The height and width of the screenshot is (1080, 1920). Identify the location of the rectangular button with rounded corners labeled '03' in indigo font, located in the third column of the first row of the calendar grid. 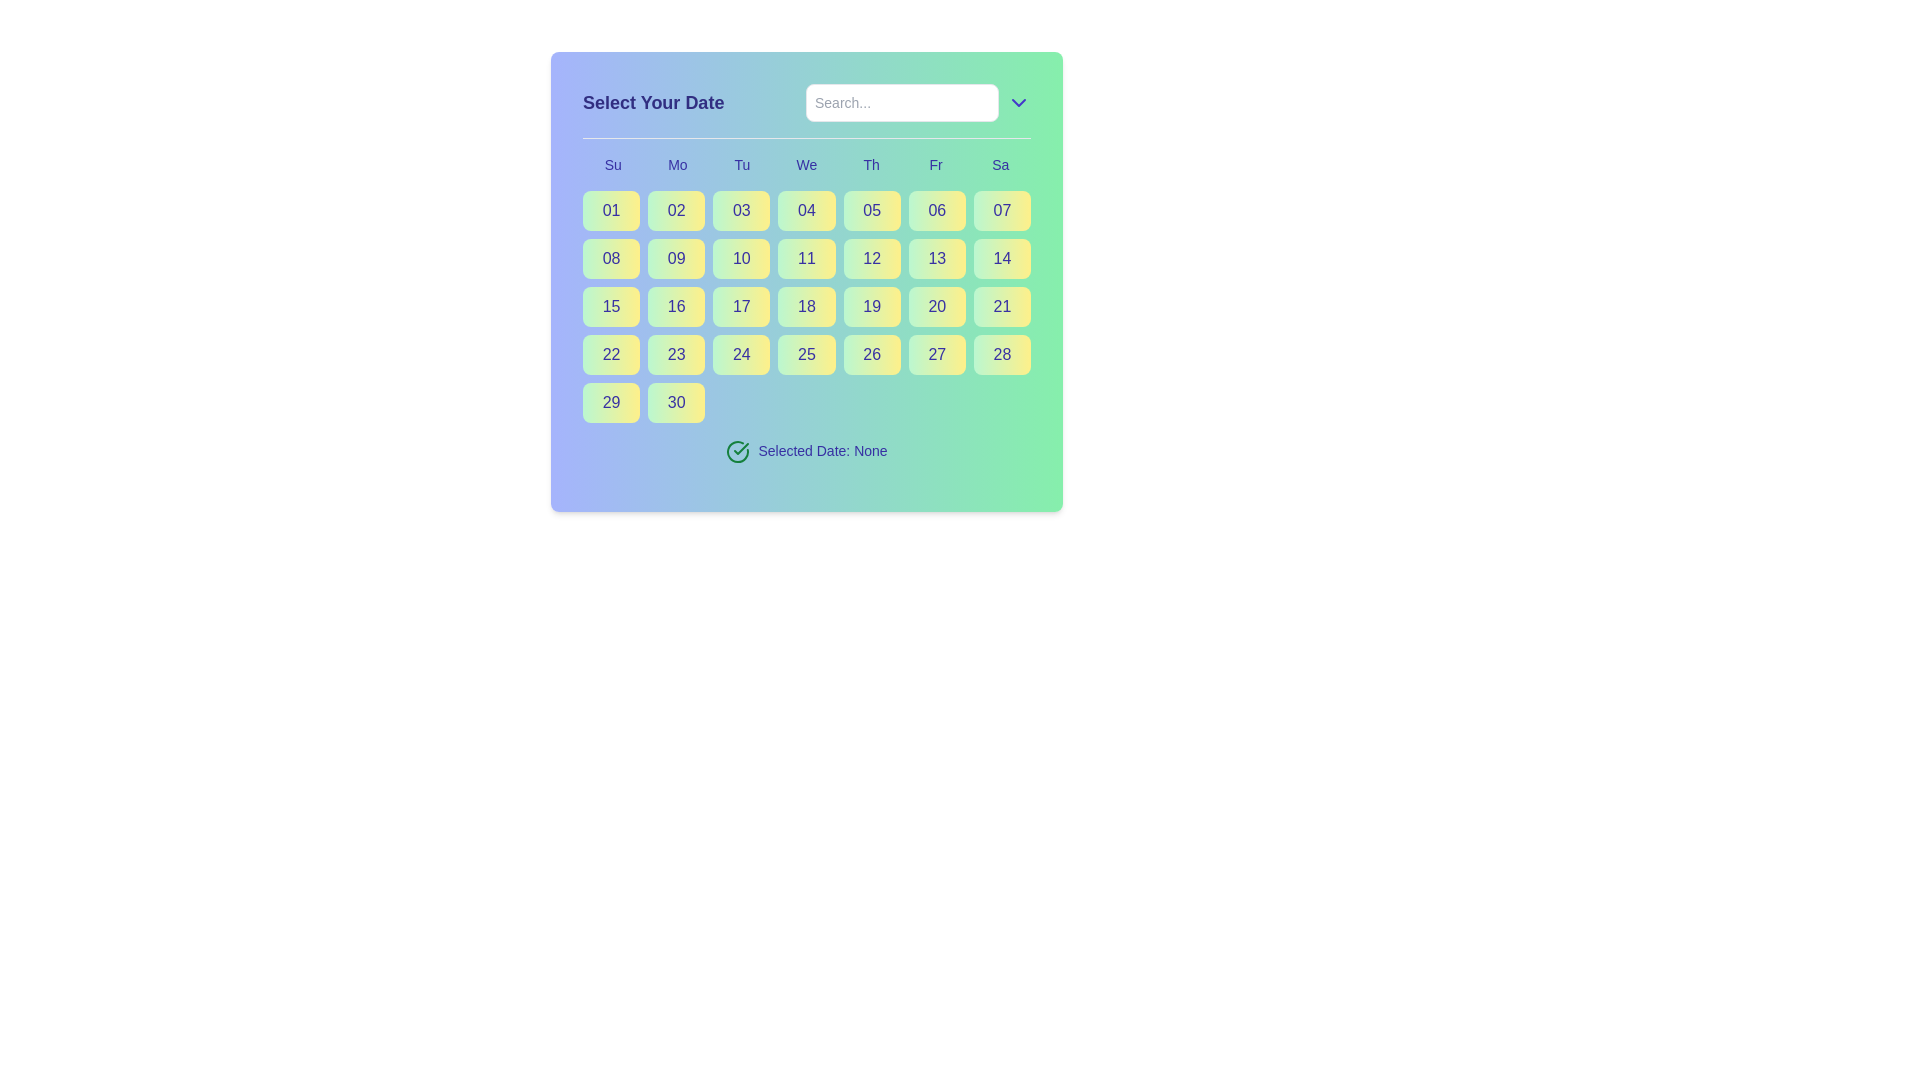
(740, 211).